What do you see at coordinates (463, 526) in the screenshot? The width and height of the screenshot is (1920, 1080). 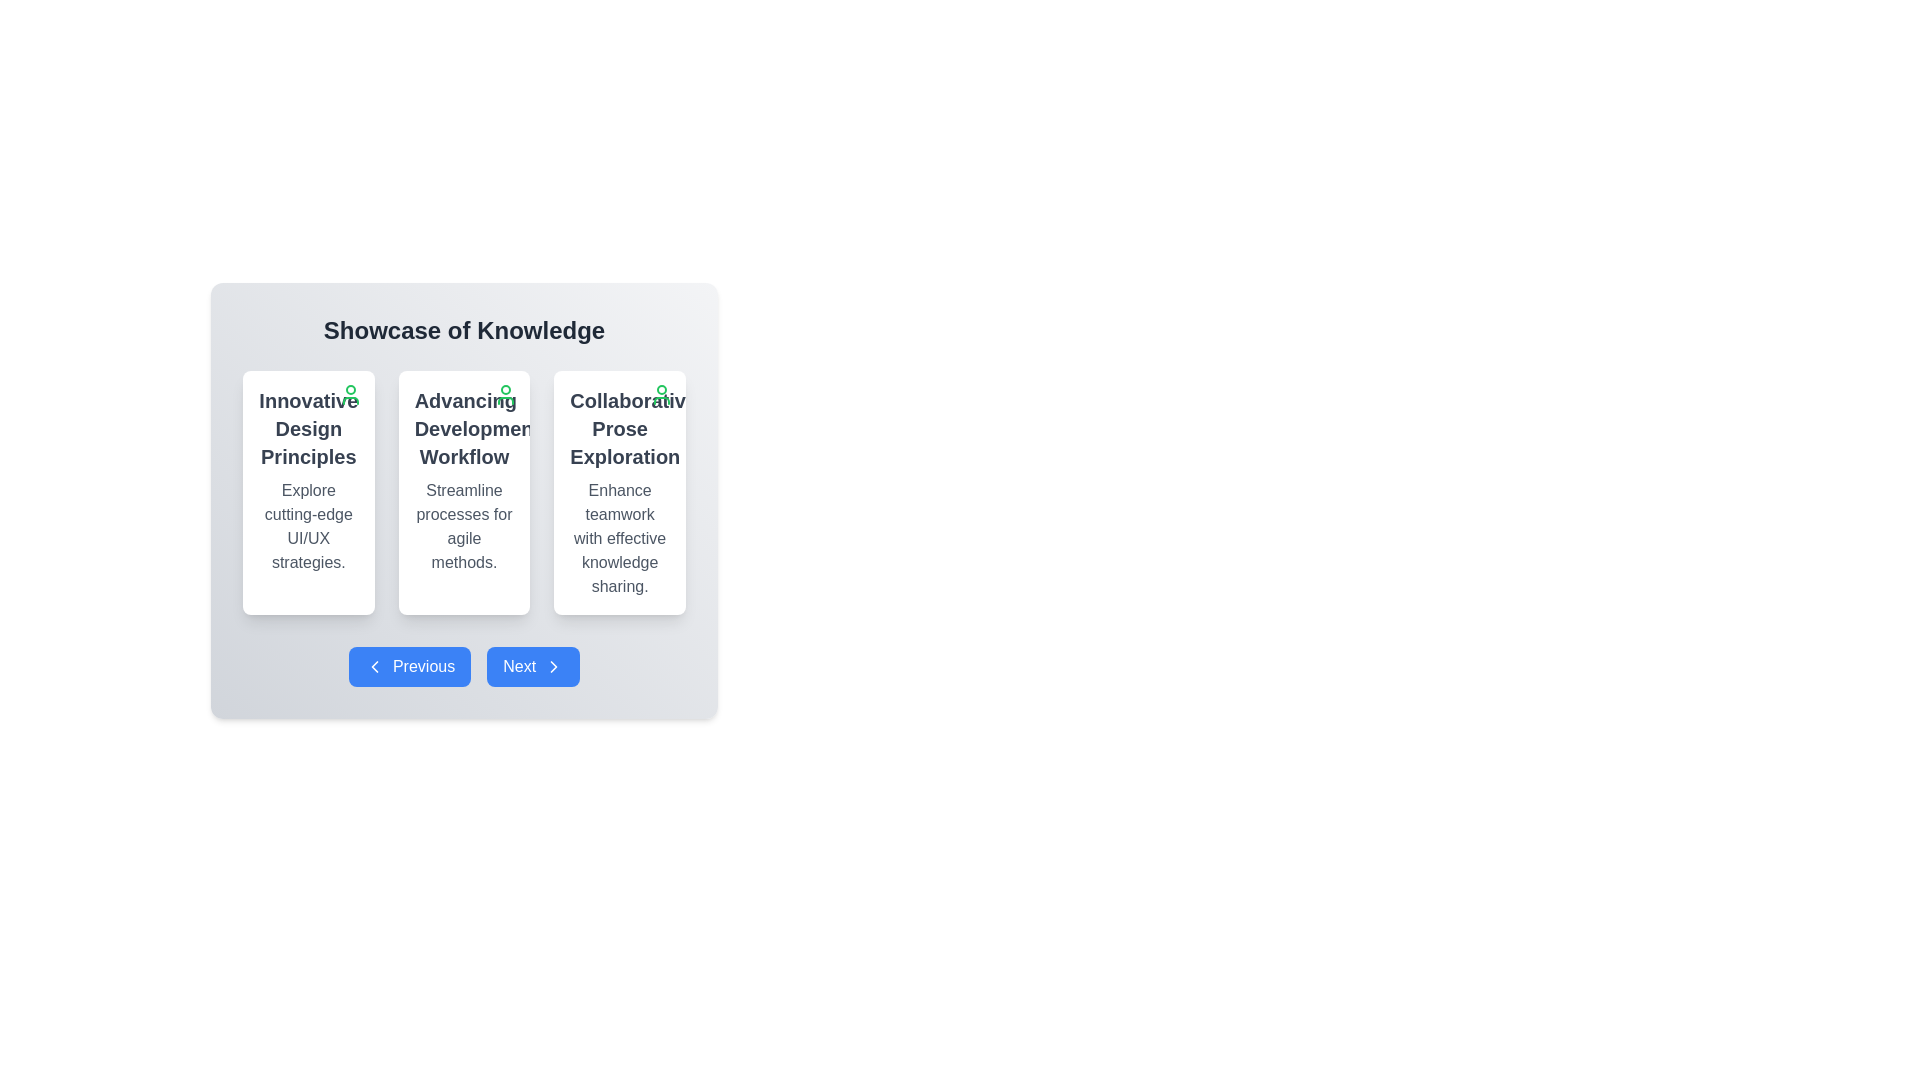 I see `text content that says 'Streamline processes for agile methods.' located at the center of the text block styled with a gray font color beneath the title 'Advancing Development Workflow'` at bounding box center [463, 526].